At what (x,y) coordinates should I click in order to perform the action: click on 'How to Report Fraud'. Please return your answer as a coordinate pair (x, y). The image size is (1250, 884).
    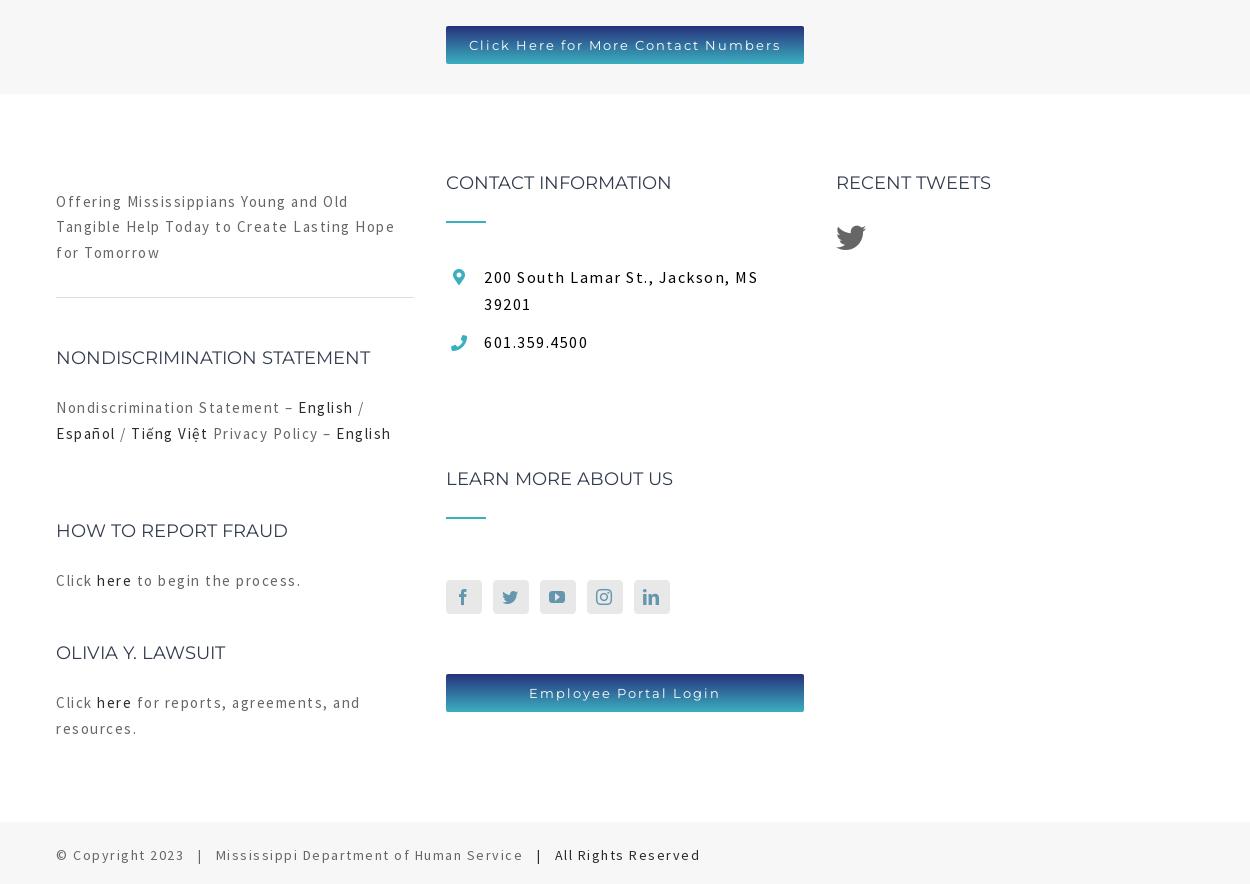
    Looking at the image, I should click on (172, 531).